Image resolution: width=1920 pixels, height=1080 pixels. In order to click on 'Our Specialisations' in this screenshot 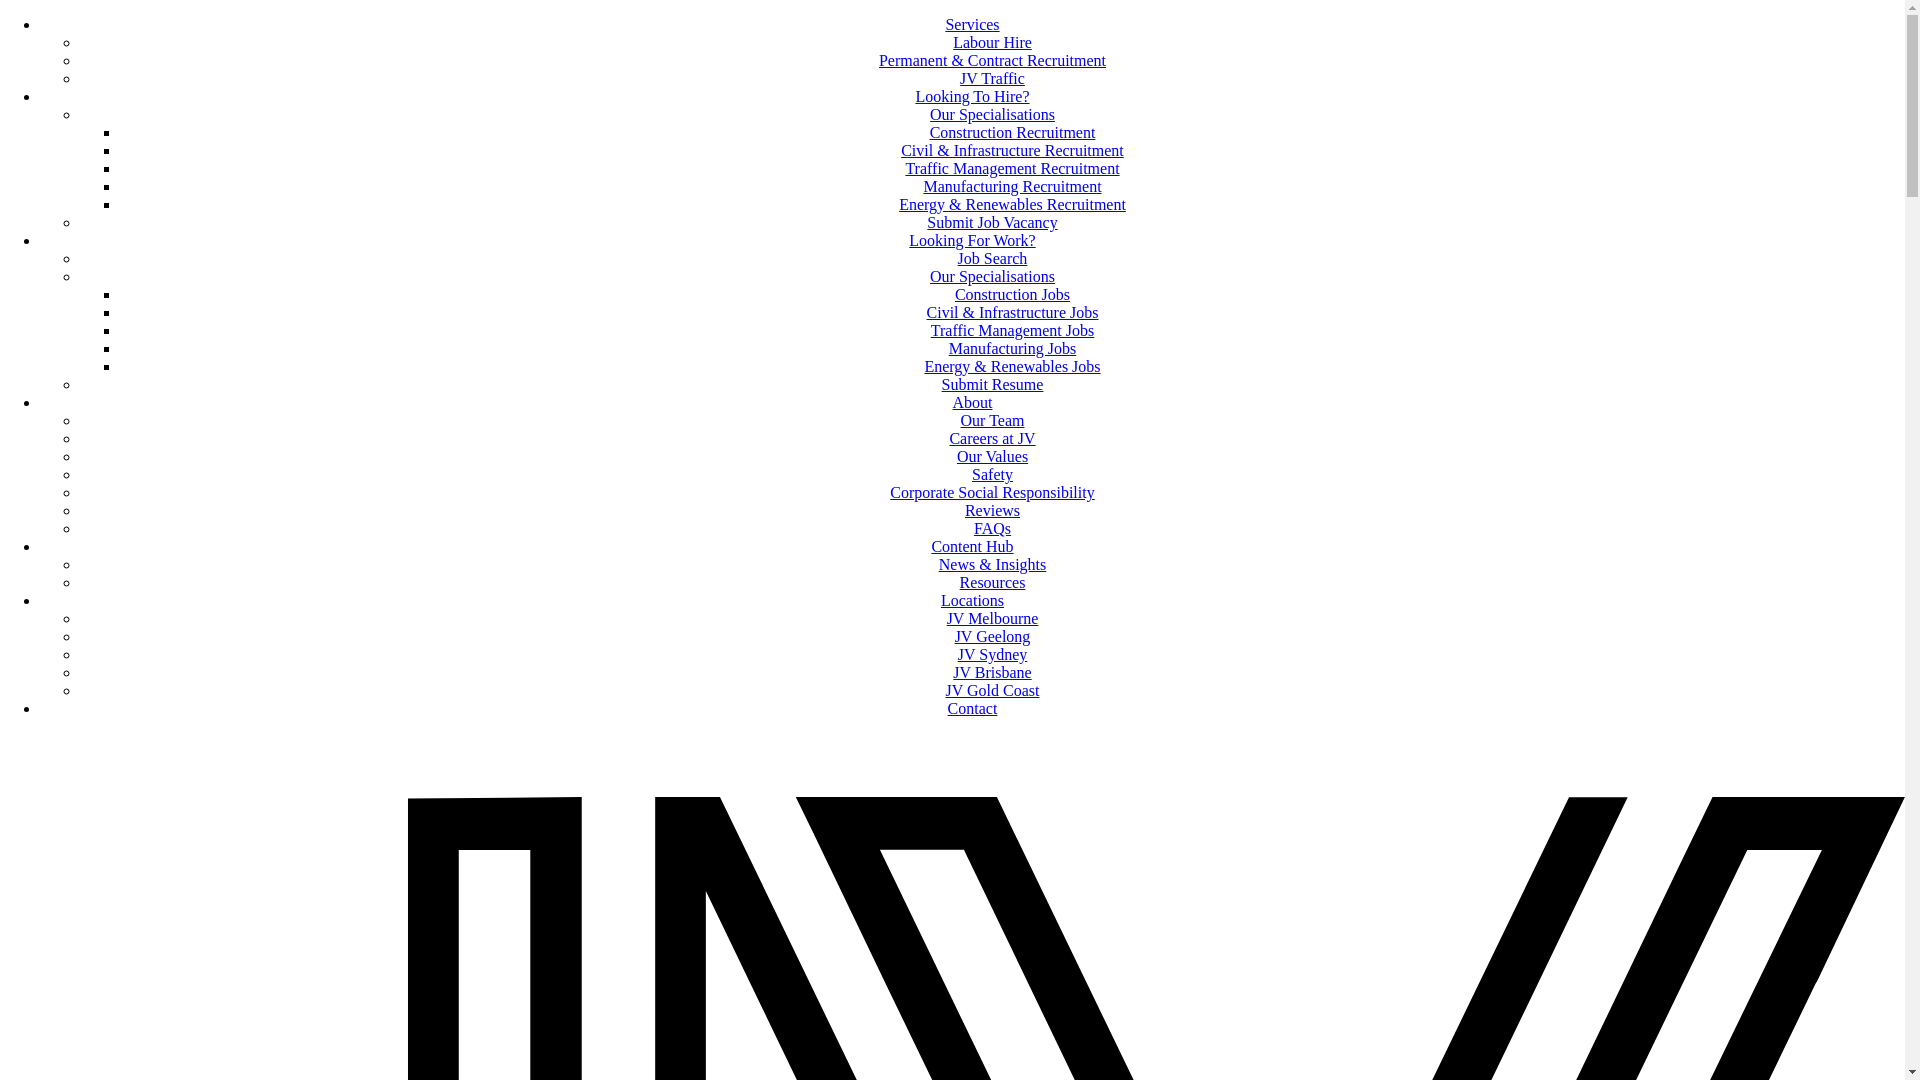, I will do `click(992, 114)`.